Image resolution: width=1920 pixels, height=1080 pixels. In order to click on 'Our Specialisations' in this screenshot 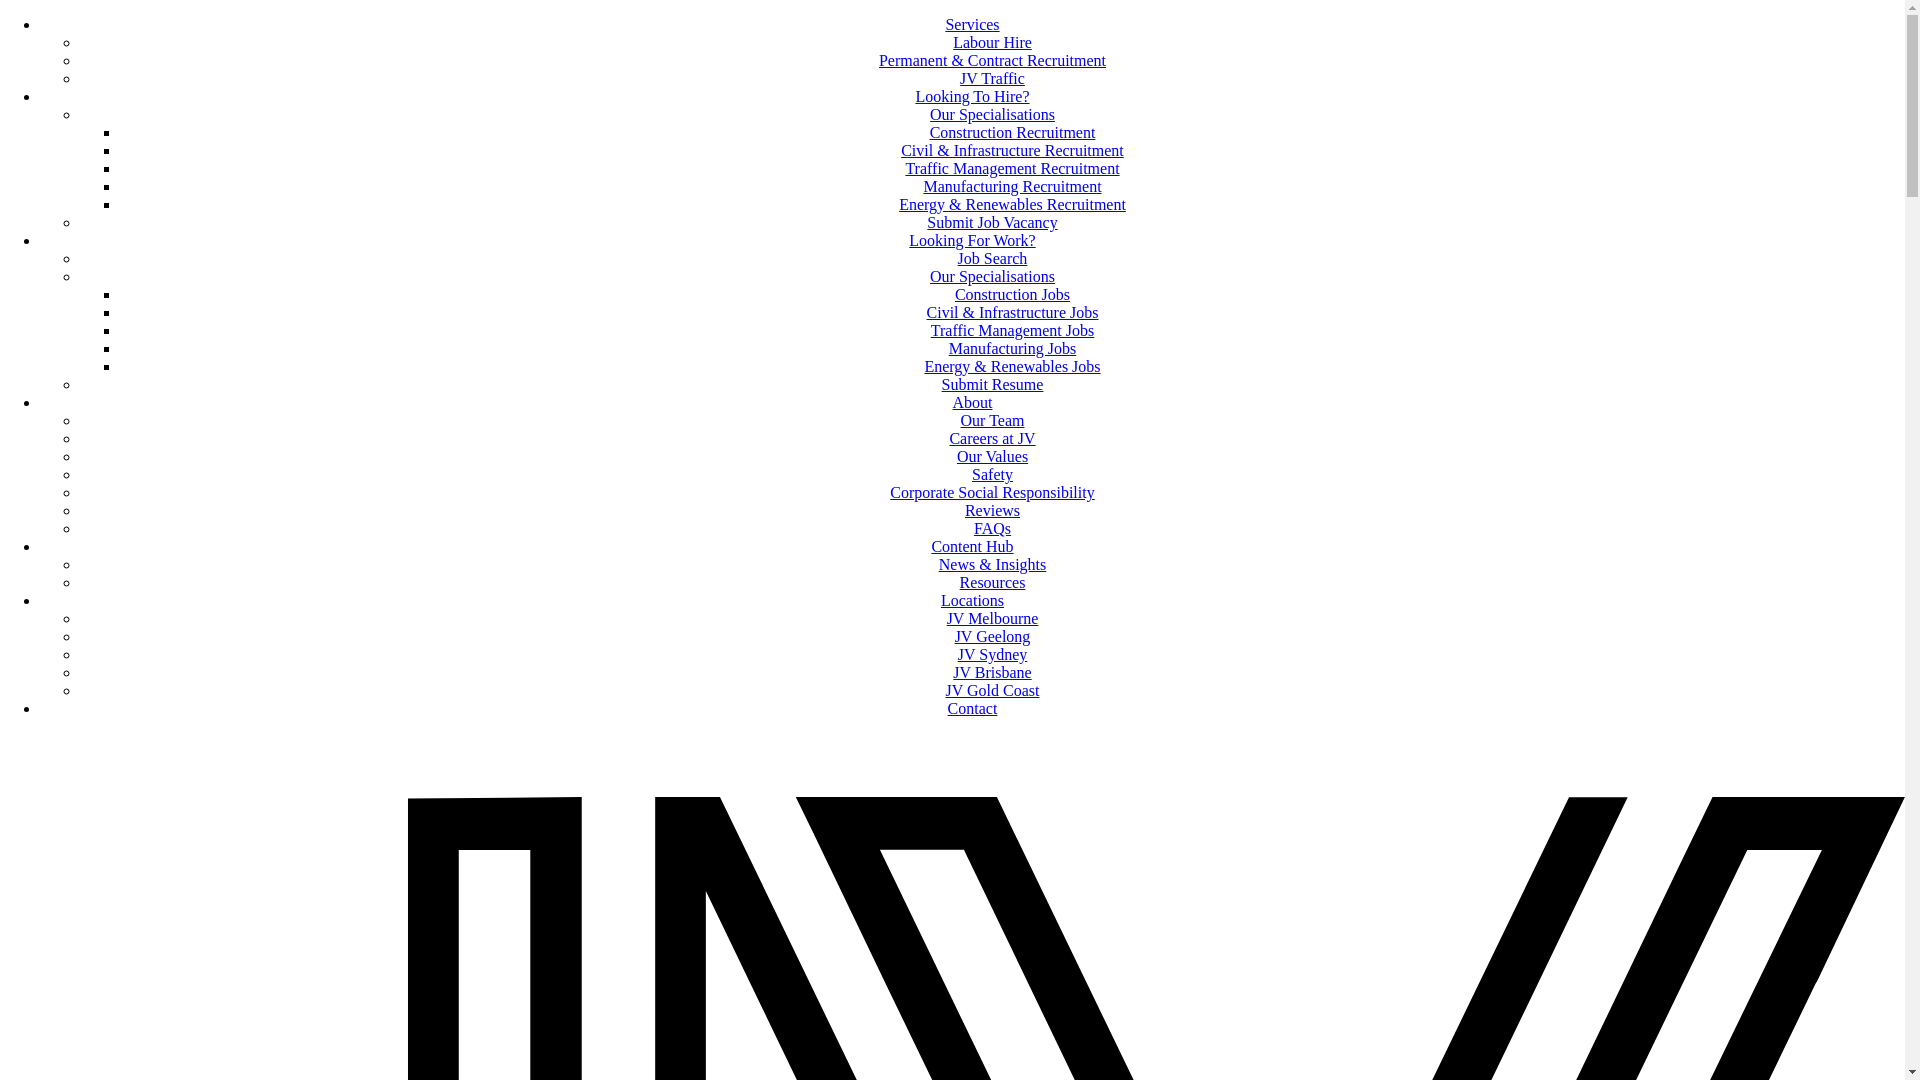, I will do `click(992, 114)`.